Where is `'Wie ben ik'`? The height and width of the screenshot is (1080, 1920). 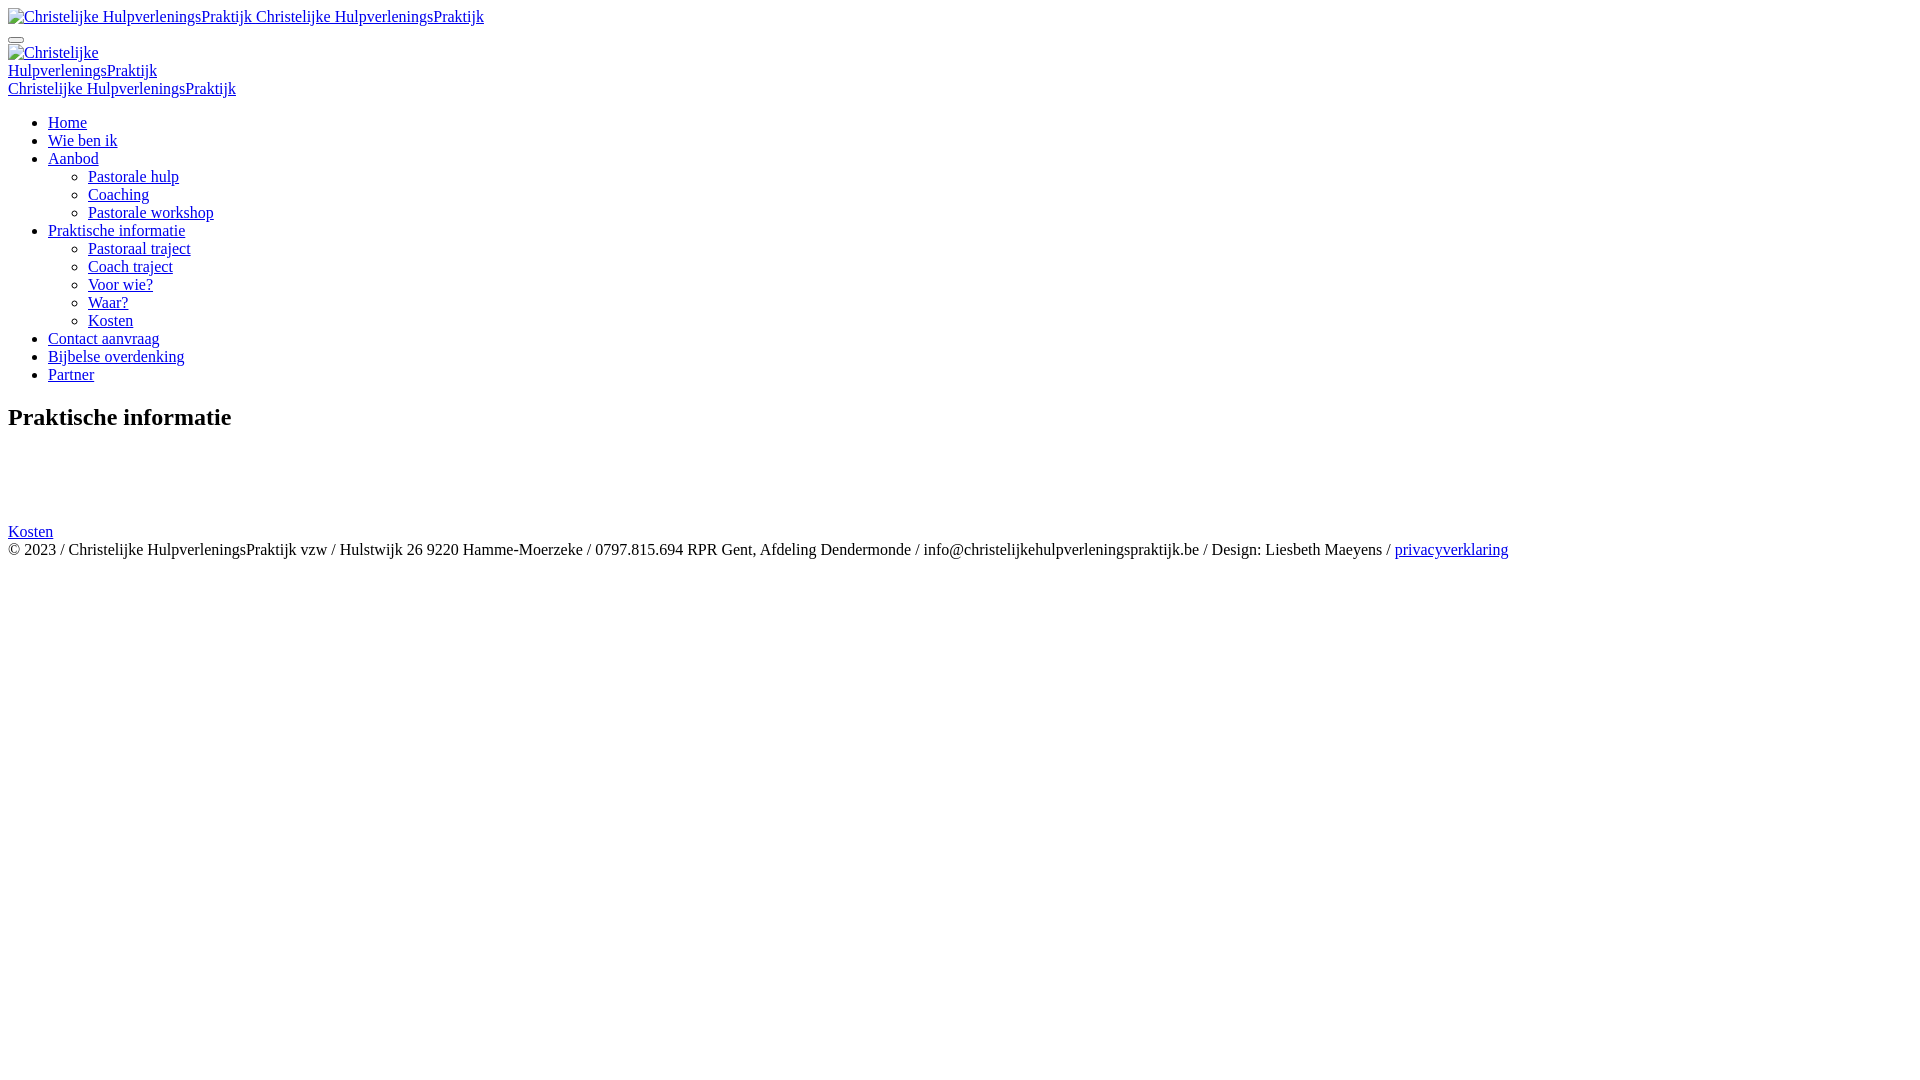 'Wie ben ik' is located at coordinates (81, 139).